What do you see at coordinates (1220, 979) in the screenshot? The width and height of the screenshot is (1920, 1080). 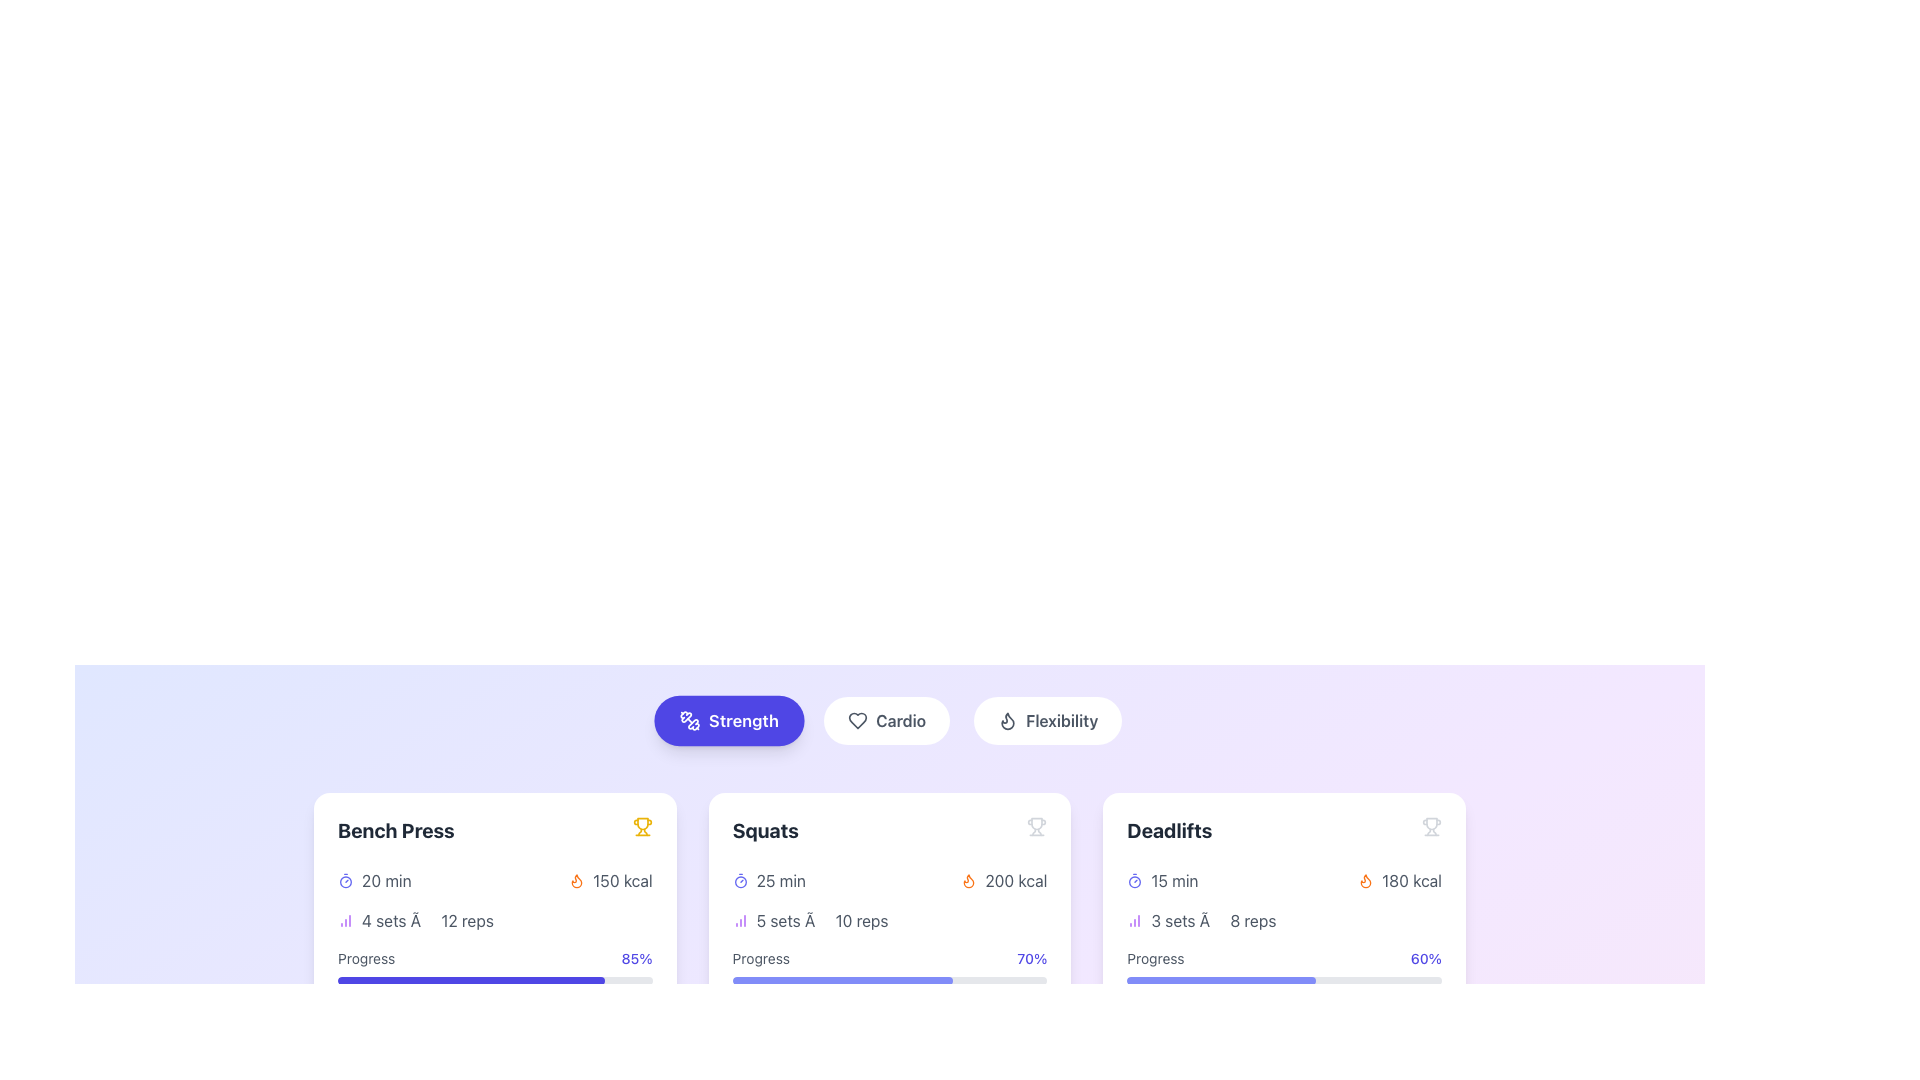 I see `the filled progress bar segment indicating 60% completion for the 'Deadlifts' exercise located at the bottom right of the progress bar` at bounding box center [1220, 979].